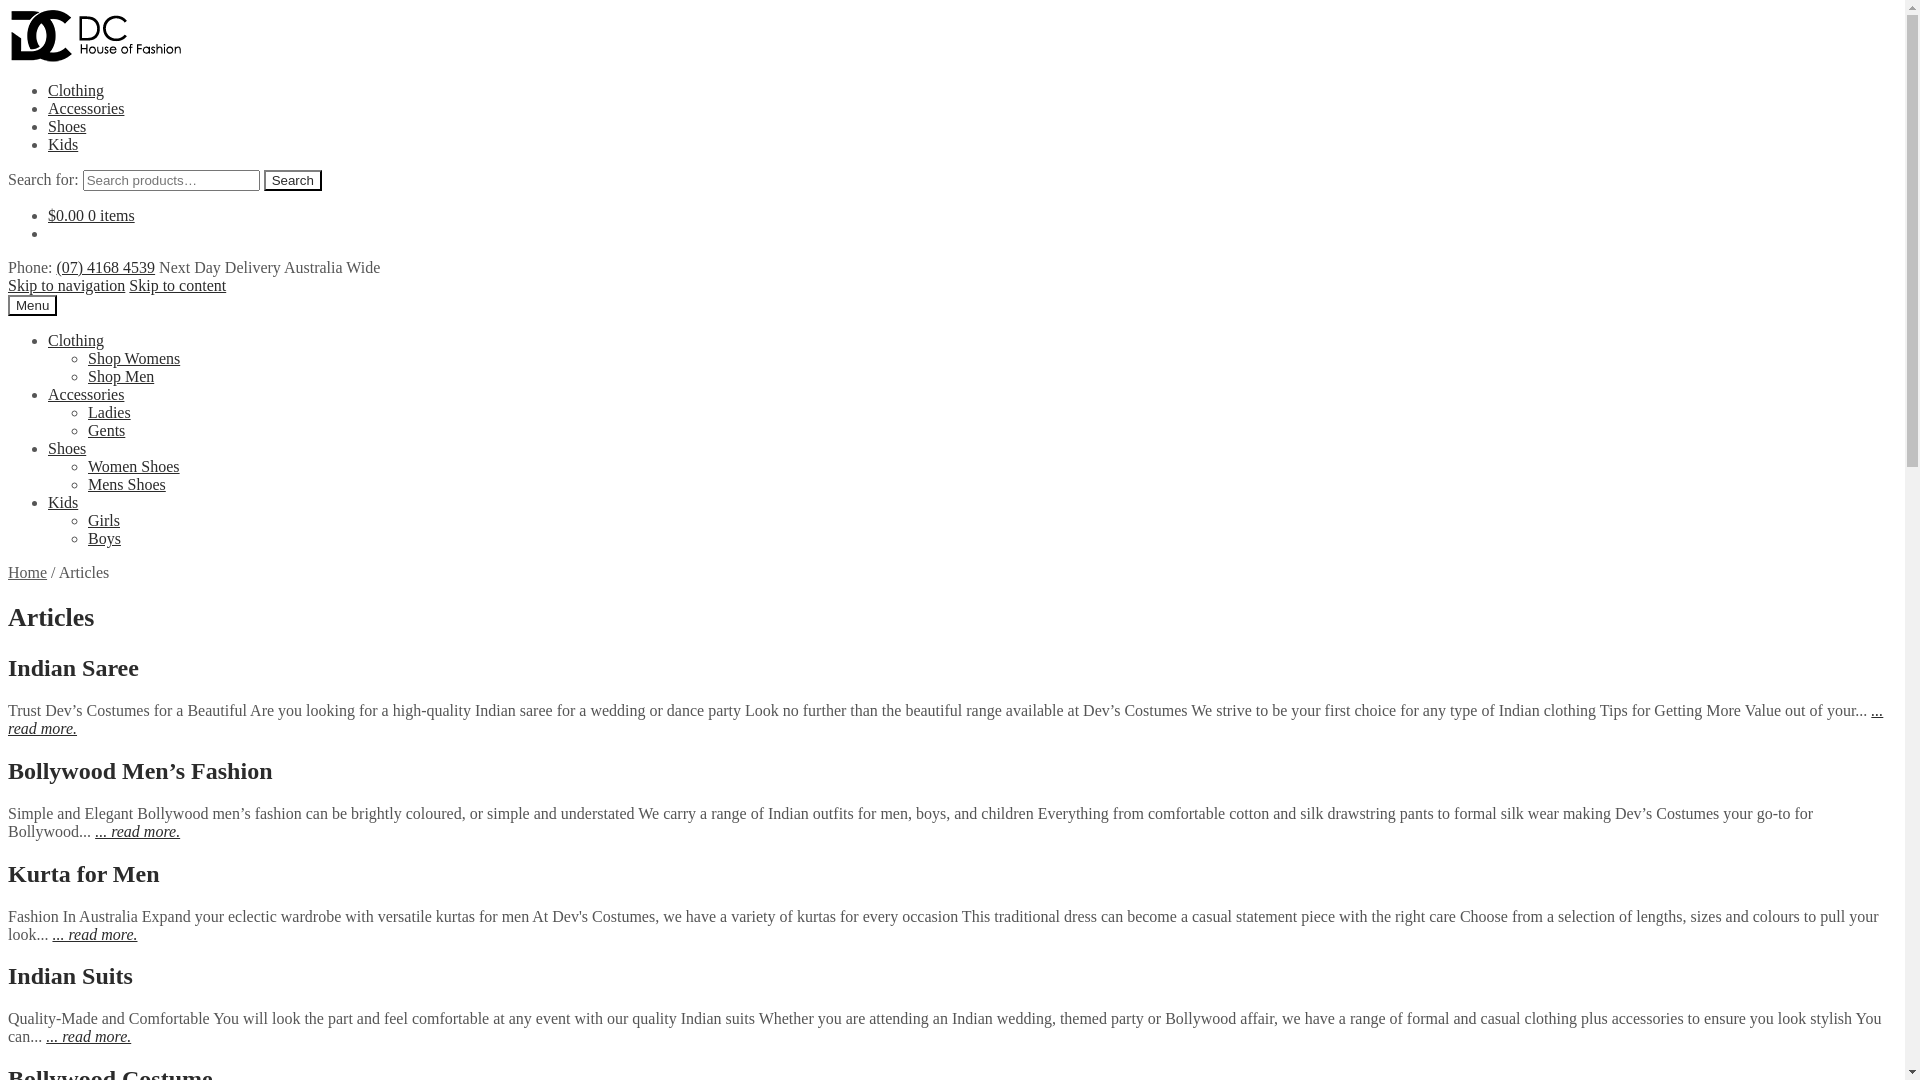 This screenshot has width=1920, height=1080. What do you see at coordinates (76, 339) in the screenshot?
I see `'Clothing'` at bounding box center [76, 339].